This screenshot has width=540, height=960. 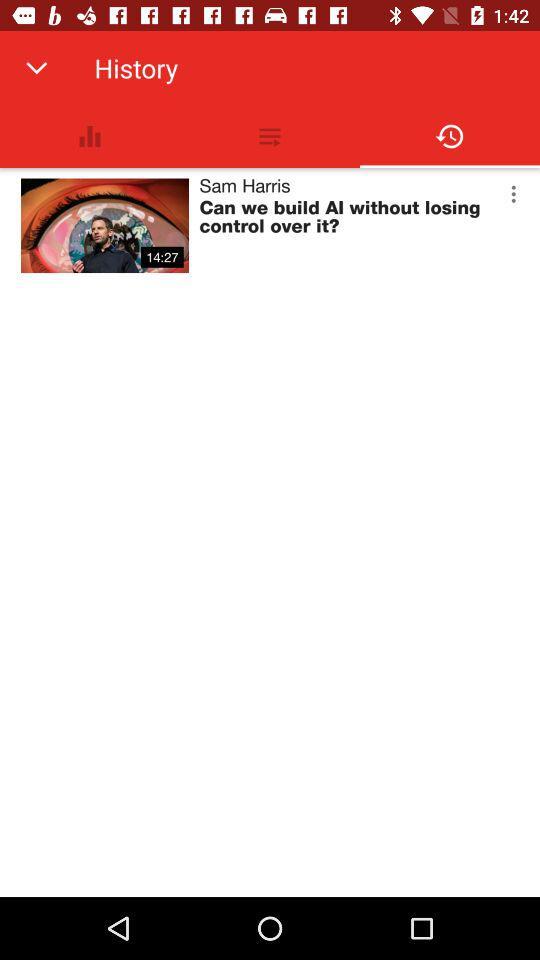 I want to click on item next to the sam harris, so click(x=513, y=194).